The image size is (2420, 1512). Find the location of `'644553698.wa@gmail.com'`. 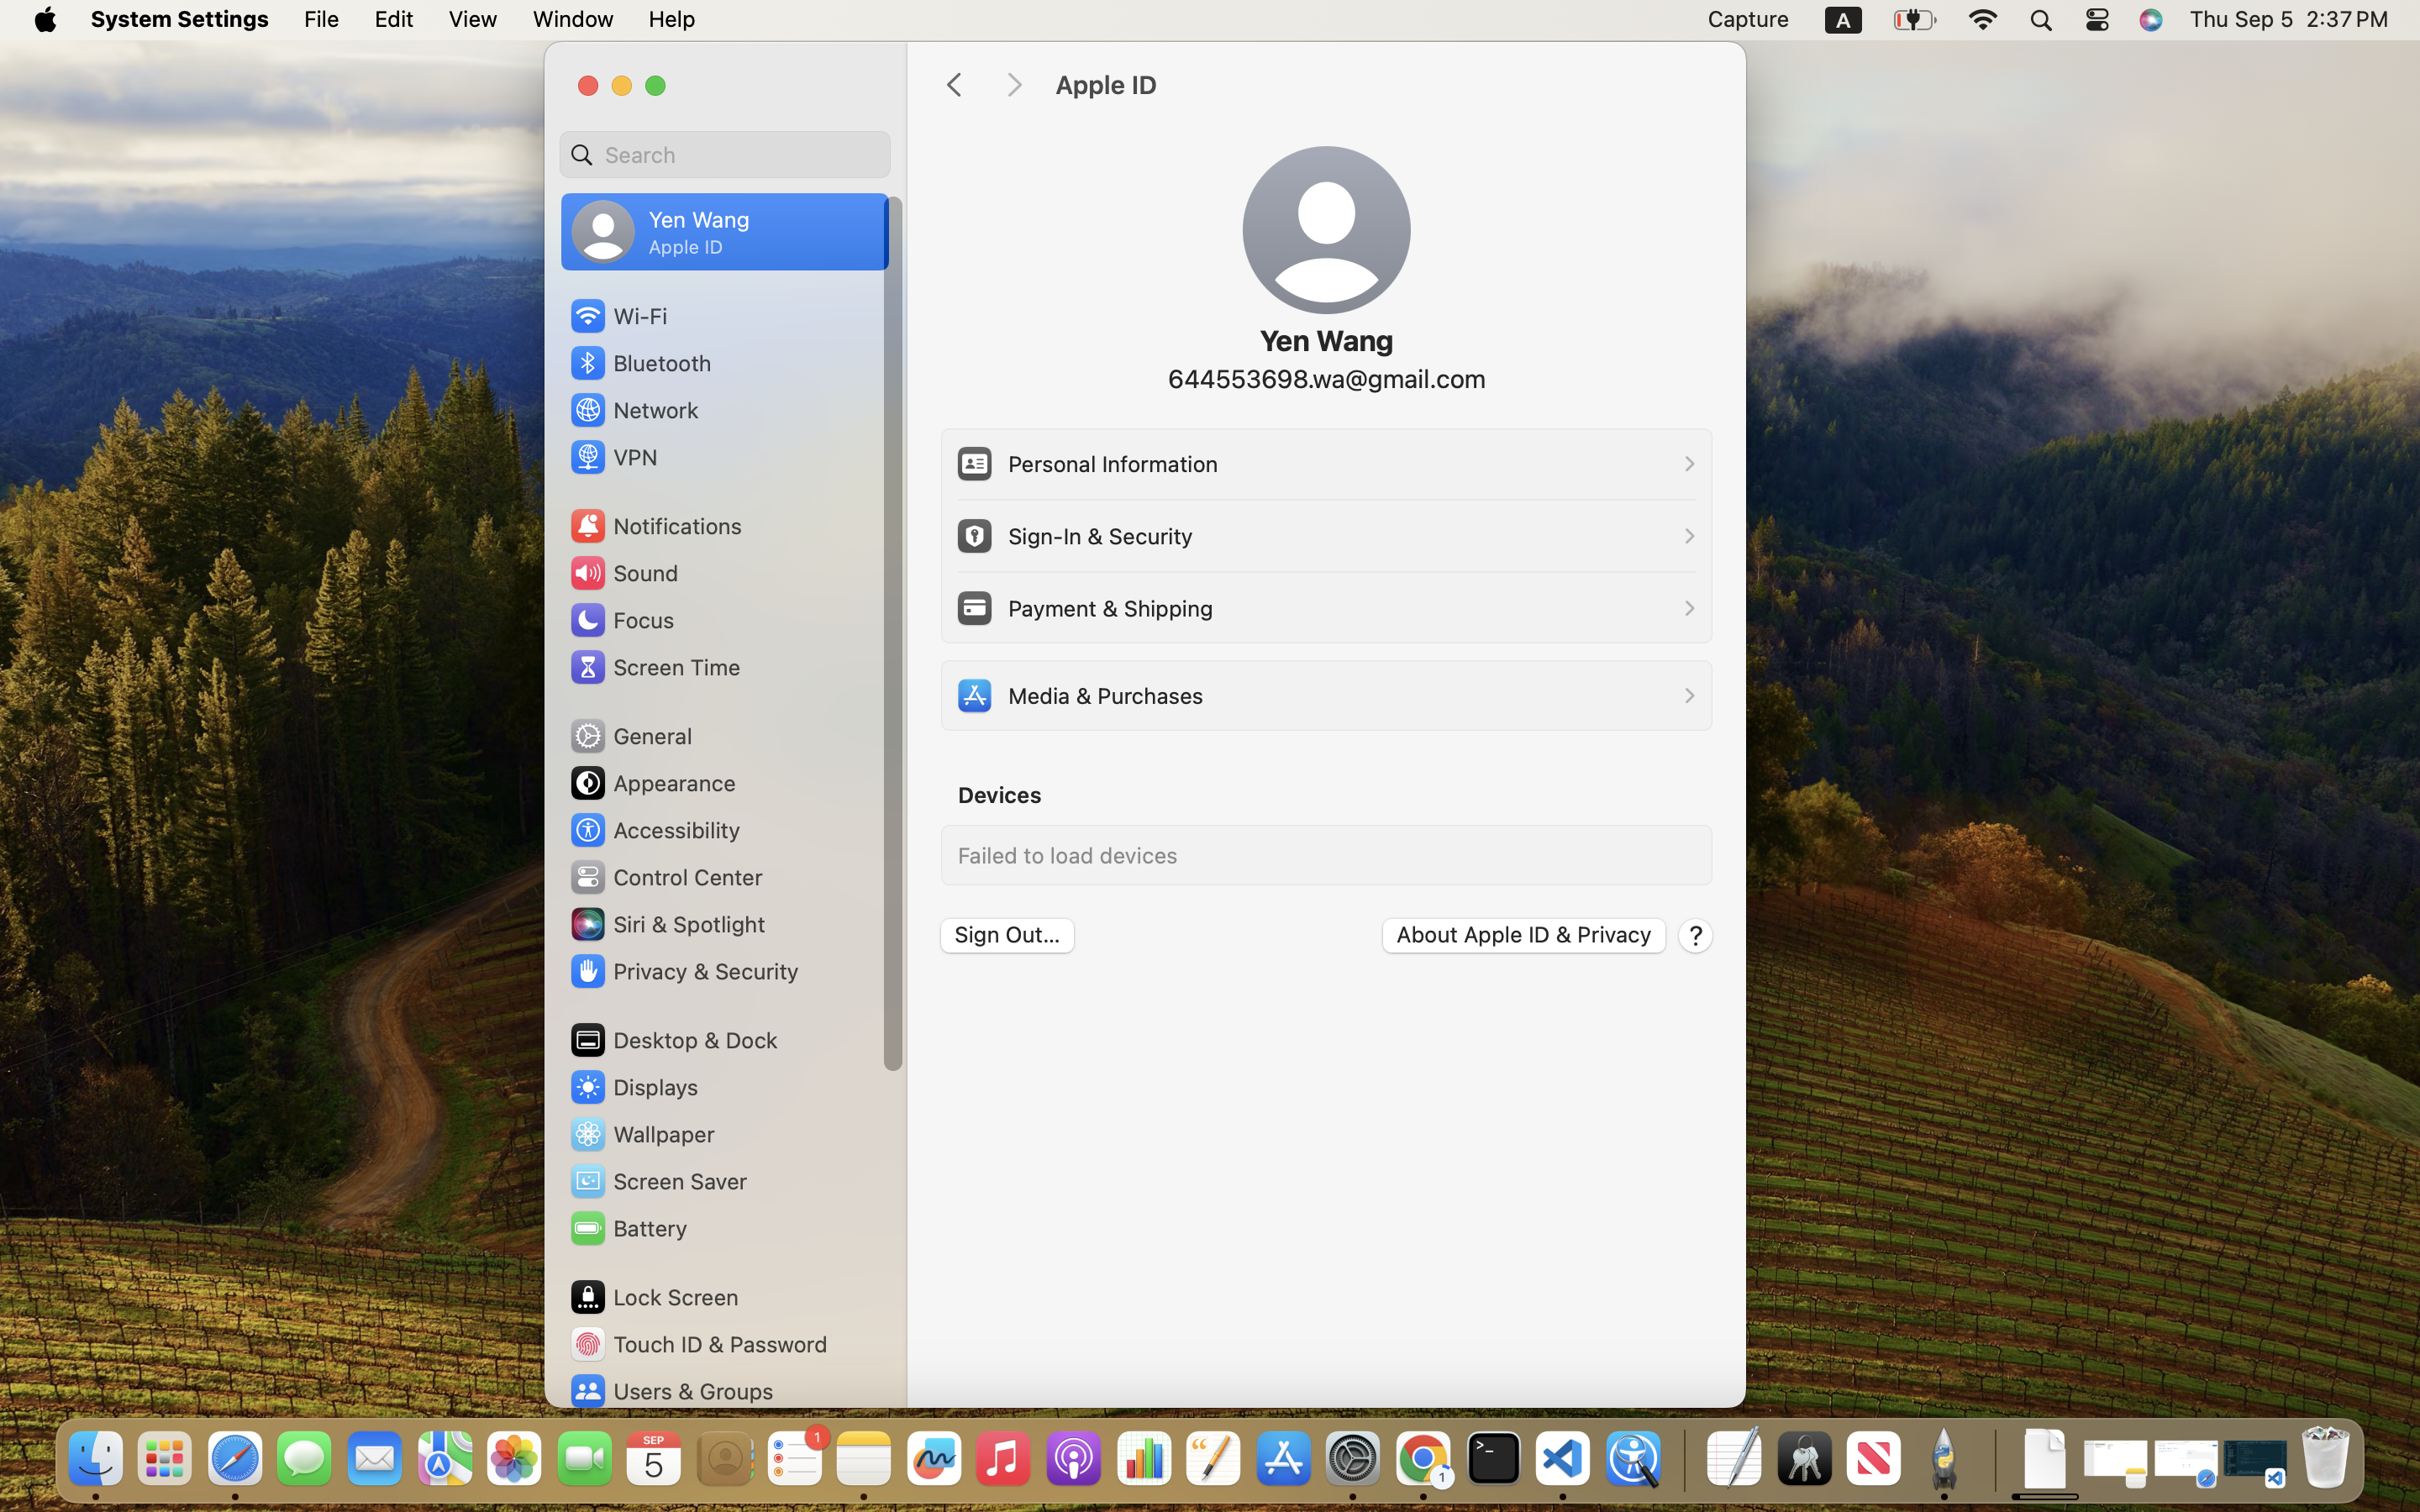

'644553698.wa@gmail.com' is located at coordinates (1324, 378).